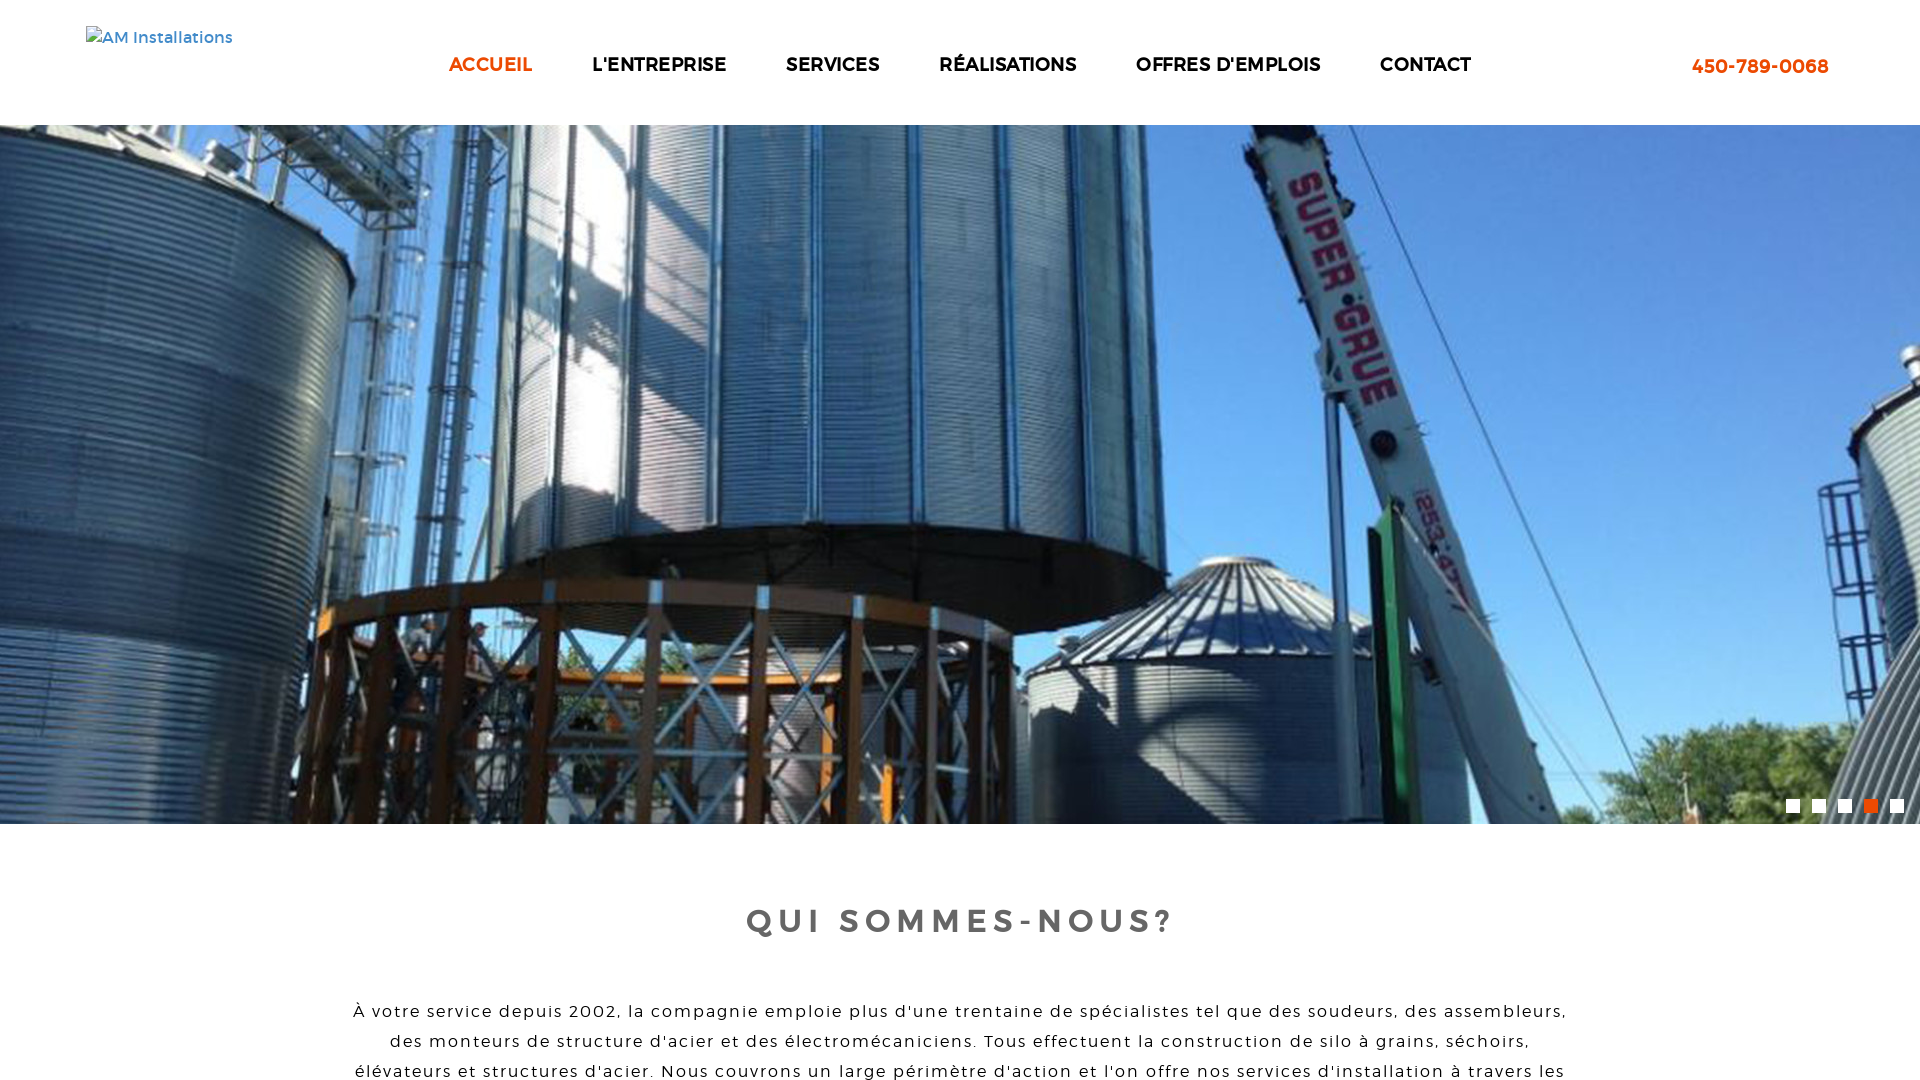 The height and width of the screenshot is (1080, 1920). I want to click on '2', so click(1819, 805).